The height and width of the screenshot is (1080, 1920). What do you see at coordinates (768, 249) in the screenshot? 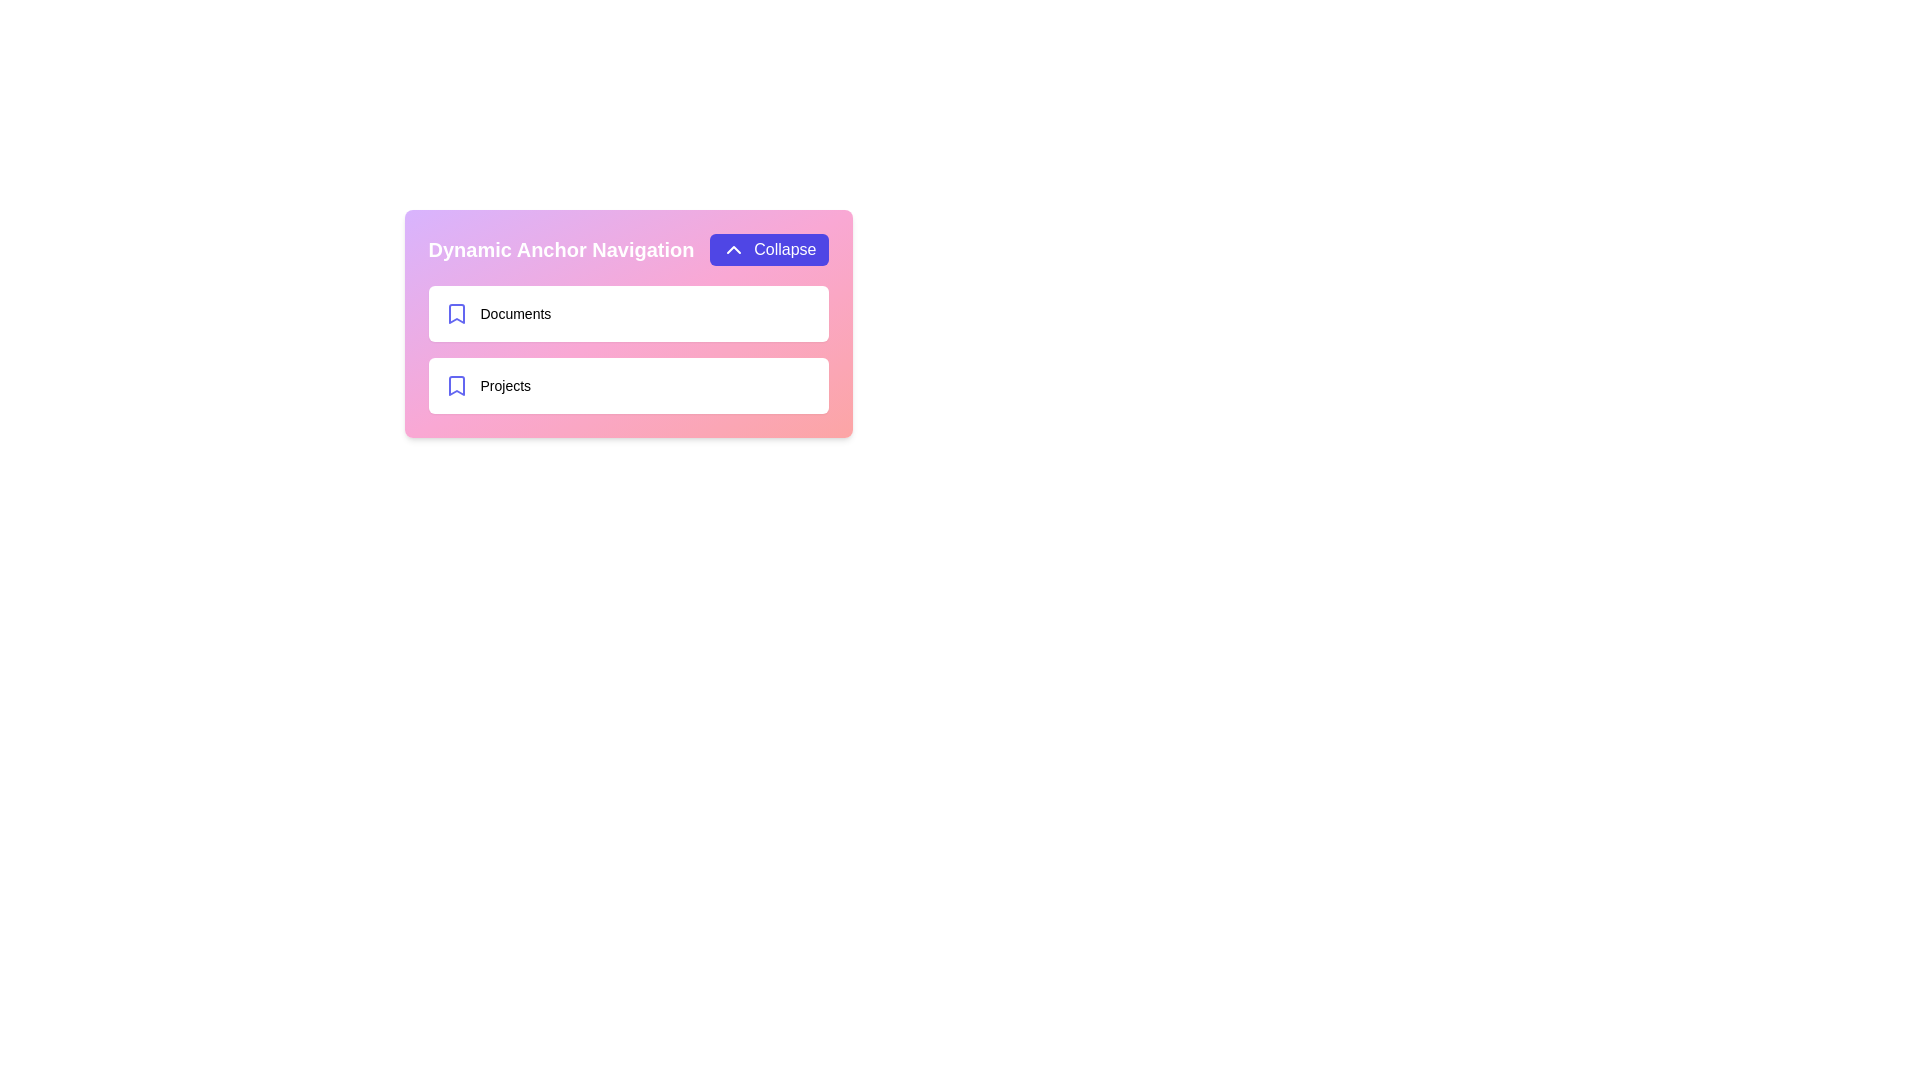
I see `the rectangular dark blue button labeled 'Collapse' with an upward-pointing chevron icon` at bounding box center [768, 249].